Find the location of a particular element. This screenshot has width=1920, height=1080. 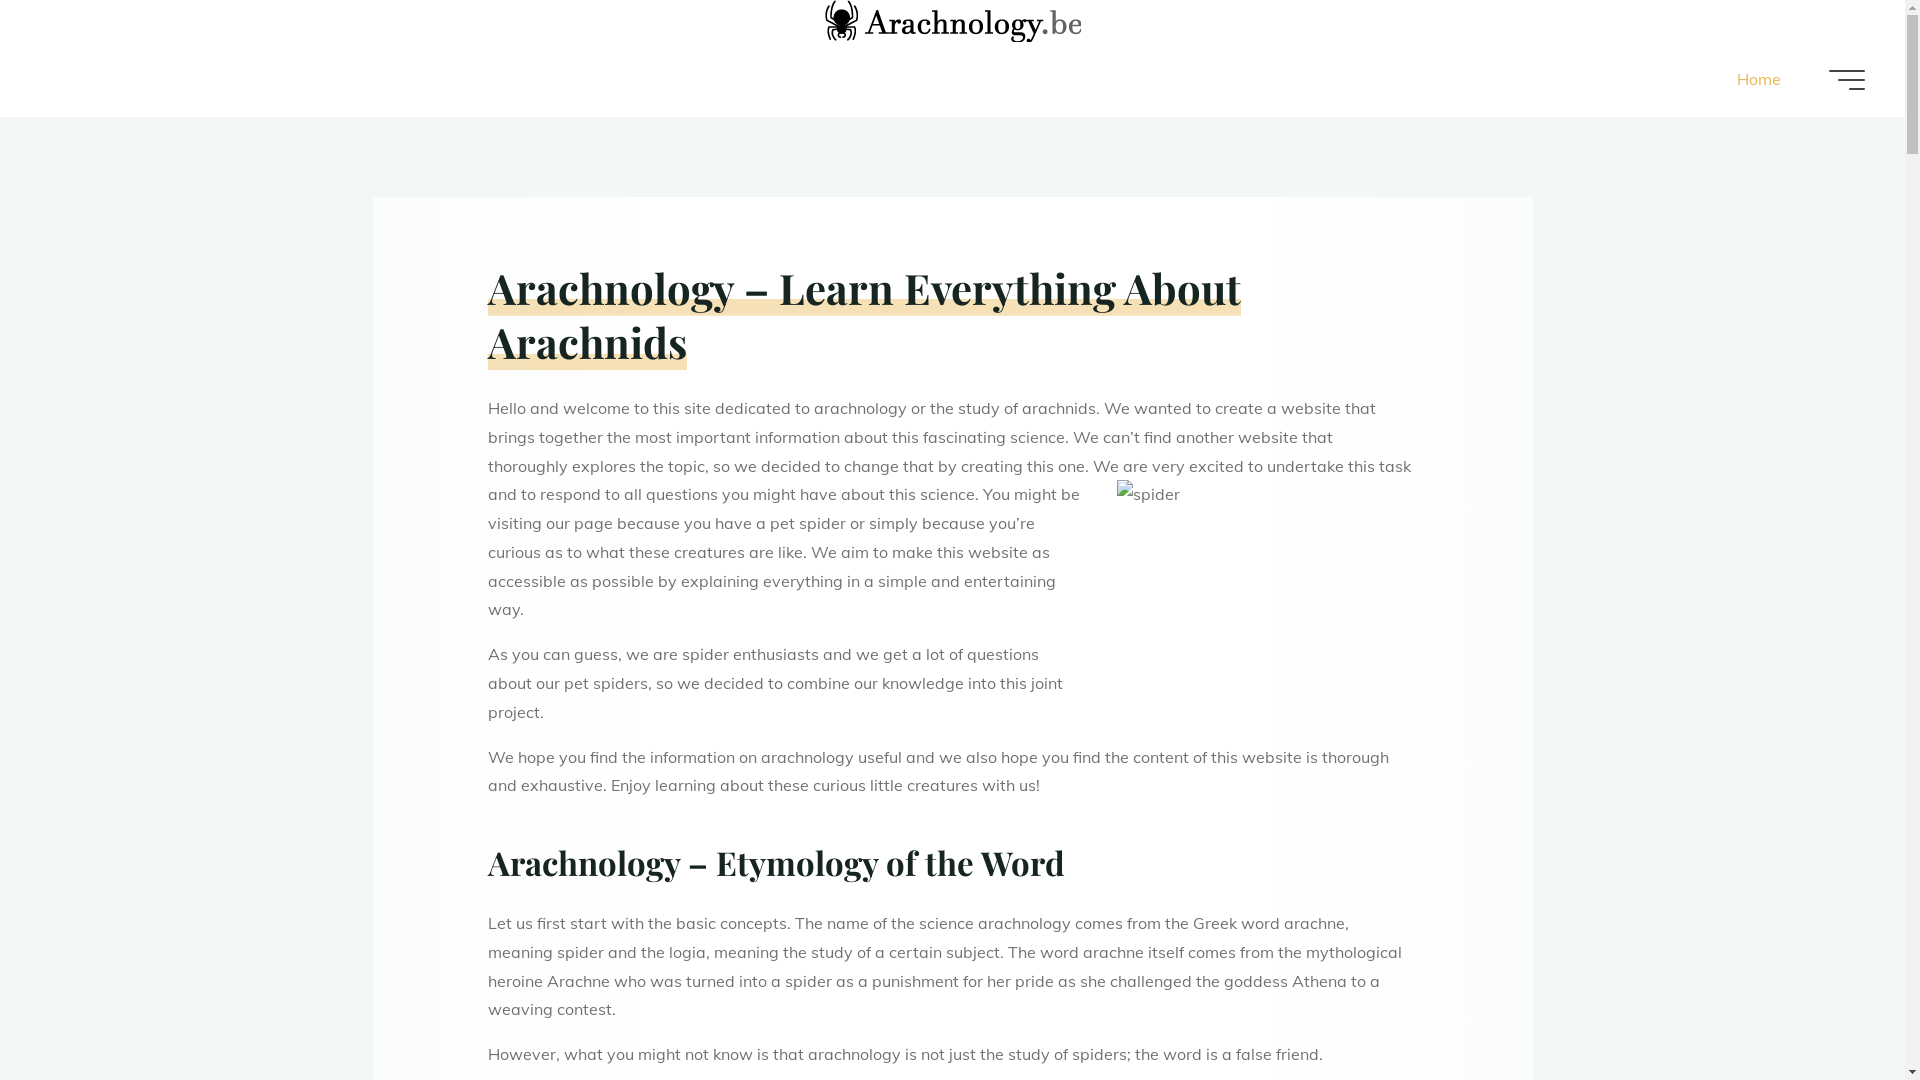

'Home' is located at coordinates (1703, 78).